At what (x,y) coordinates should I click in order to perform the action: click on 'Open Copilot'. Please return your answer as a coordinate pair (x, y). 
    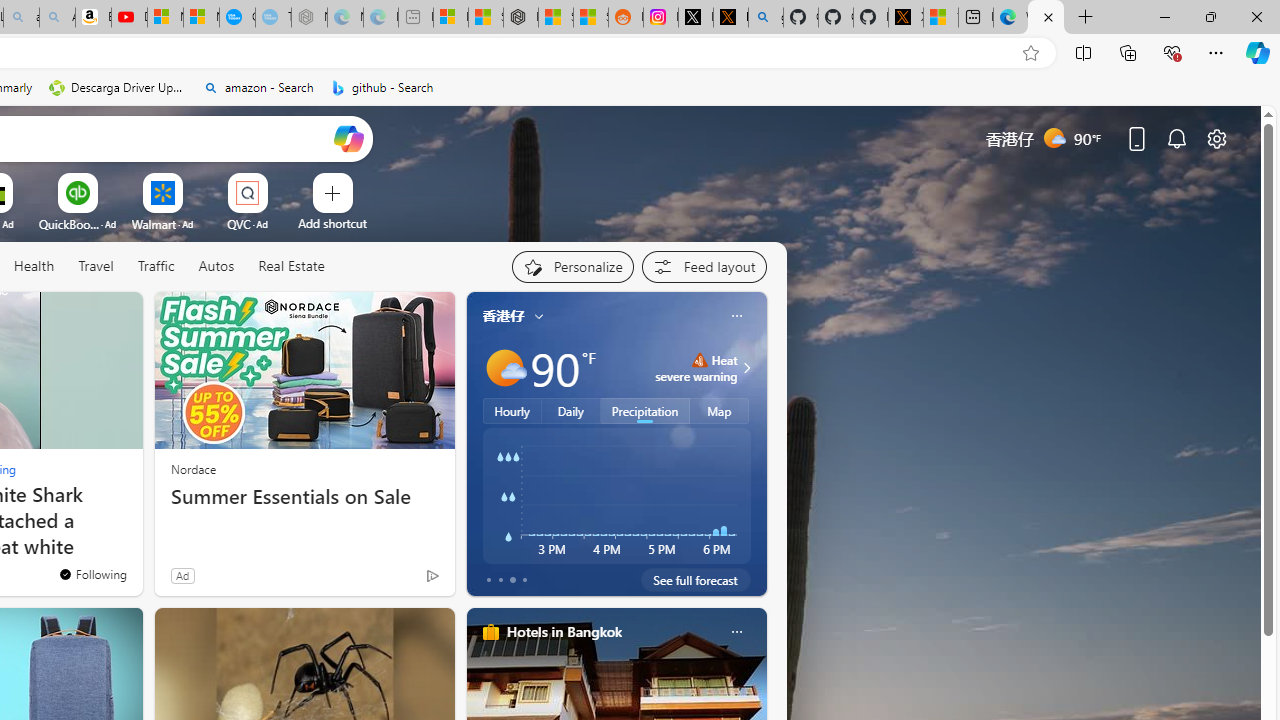
    Looking at the image, I should click on (348, 137).